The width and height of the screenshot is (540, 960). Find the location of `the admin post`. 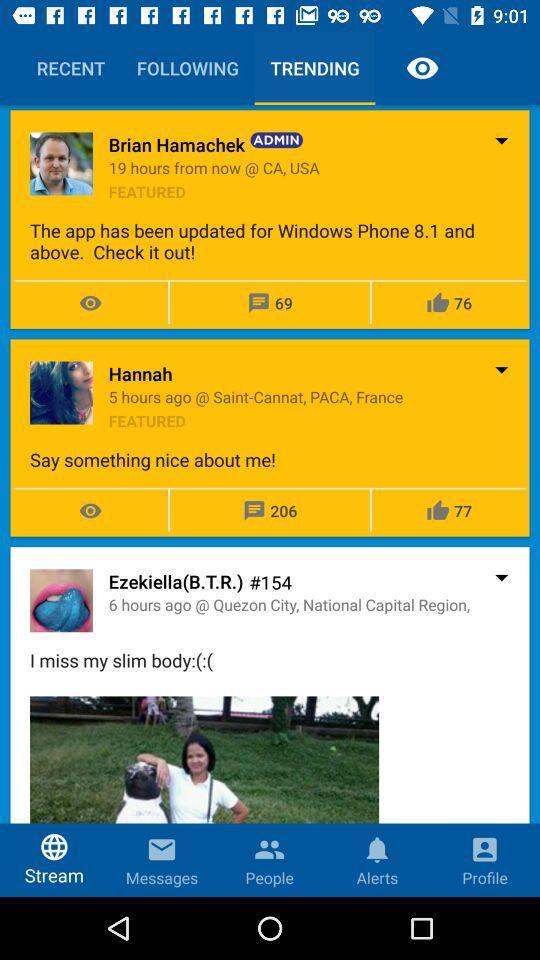

the admin post is located at coordinates (270, 219).